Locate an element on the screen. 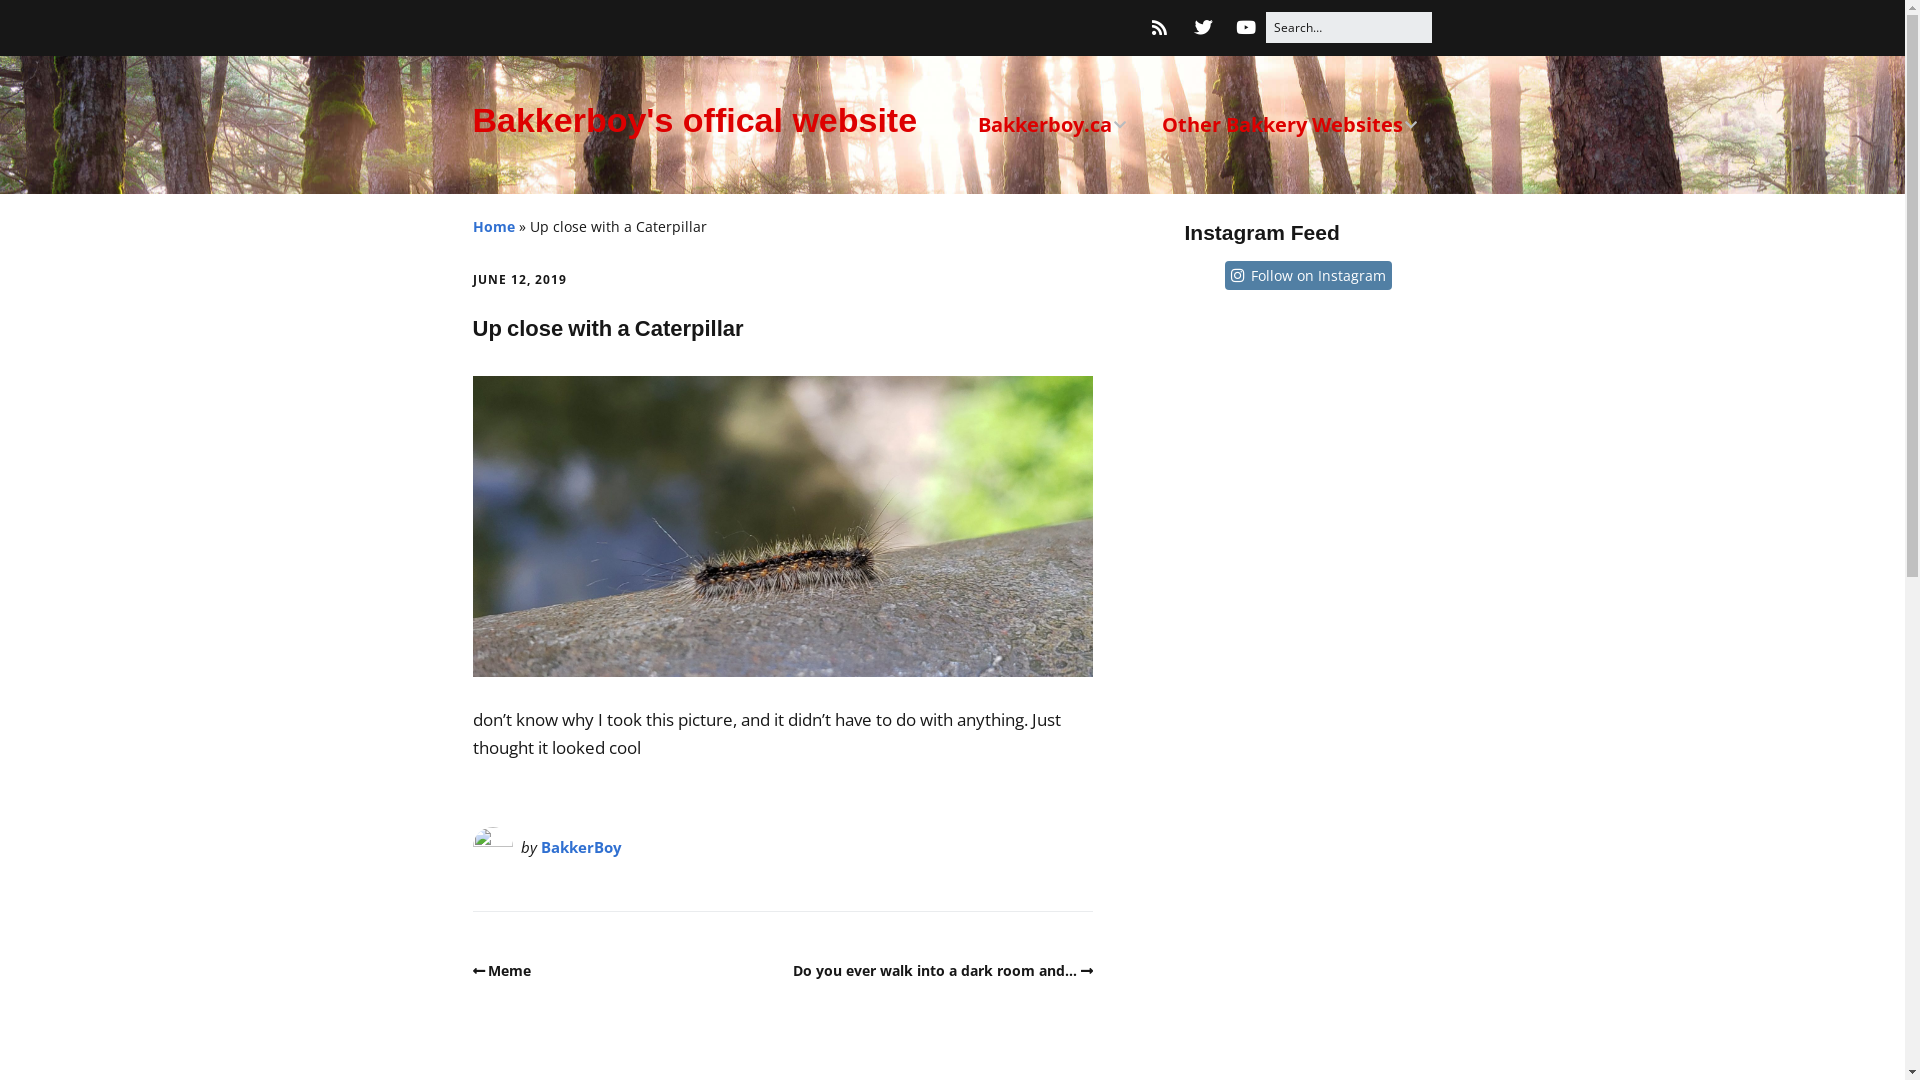 The width and height of the screenshot is (1920, 1080). 'Home' is located at coordinates (493, 225).